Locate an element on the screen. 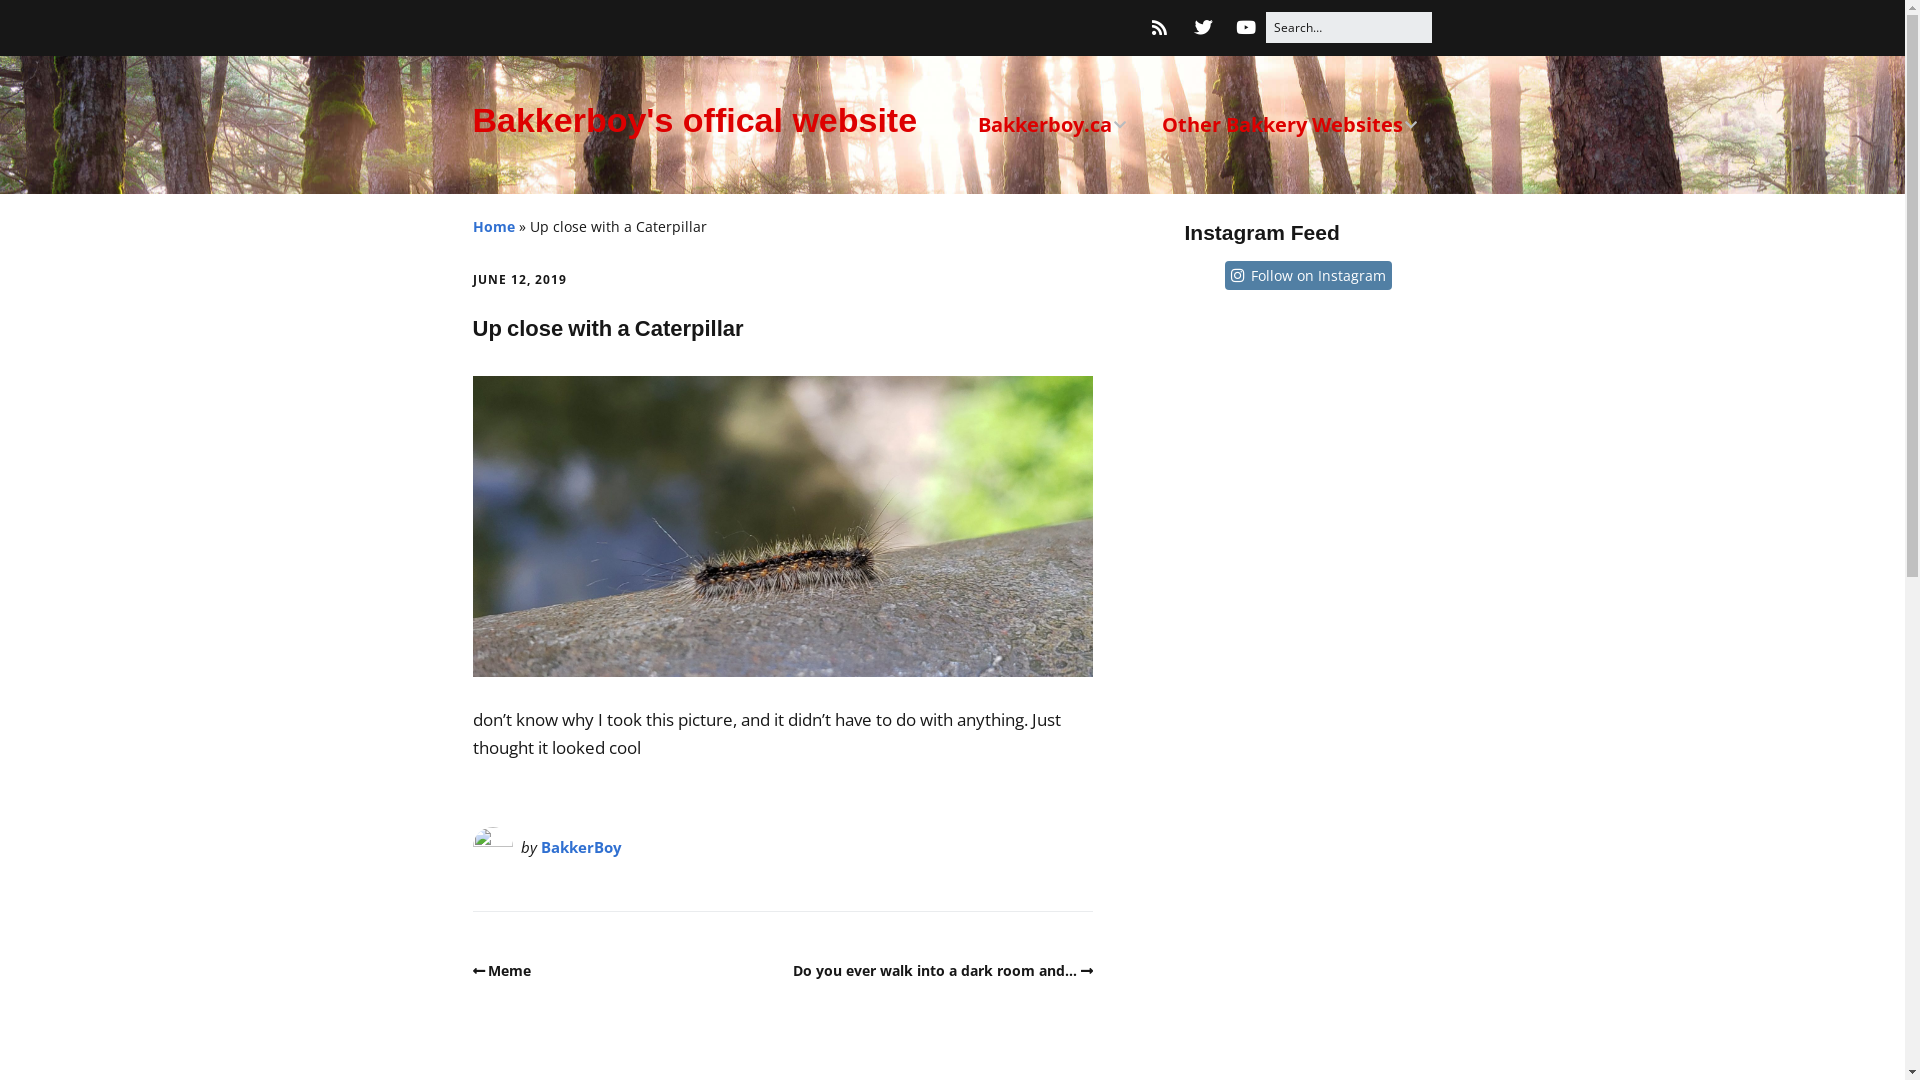 The width and height of the screenshot is (1920, 1080). 'Home' is located at coordinates (493, 225).